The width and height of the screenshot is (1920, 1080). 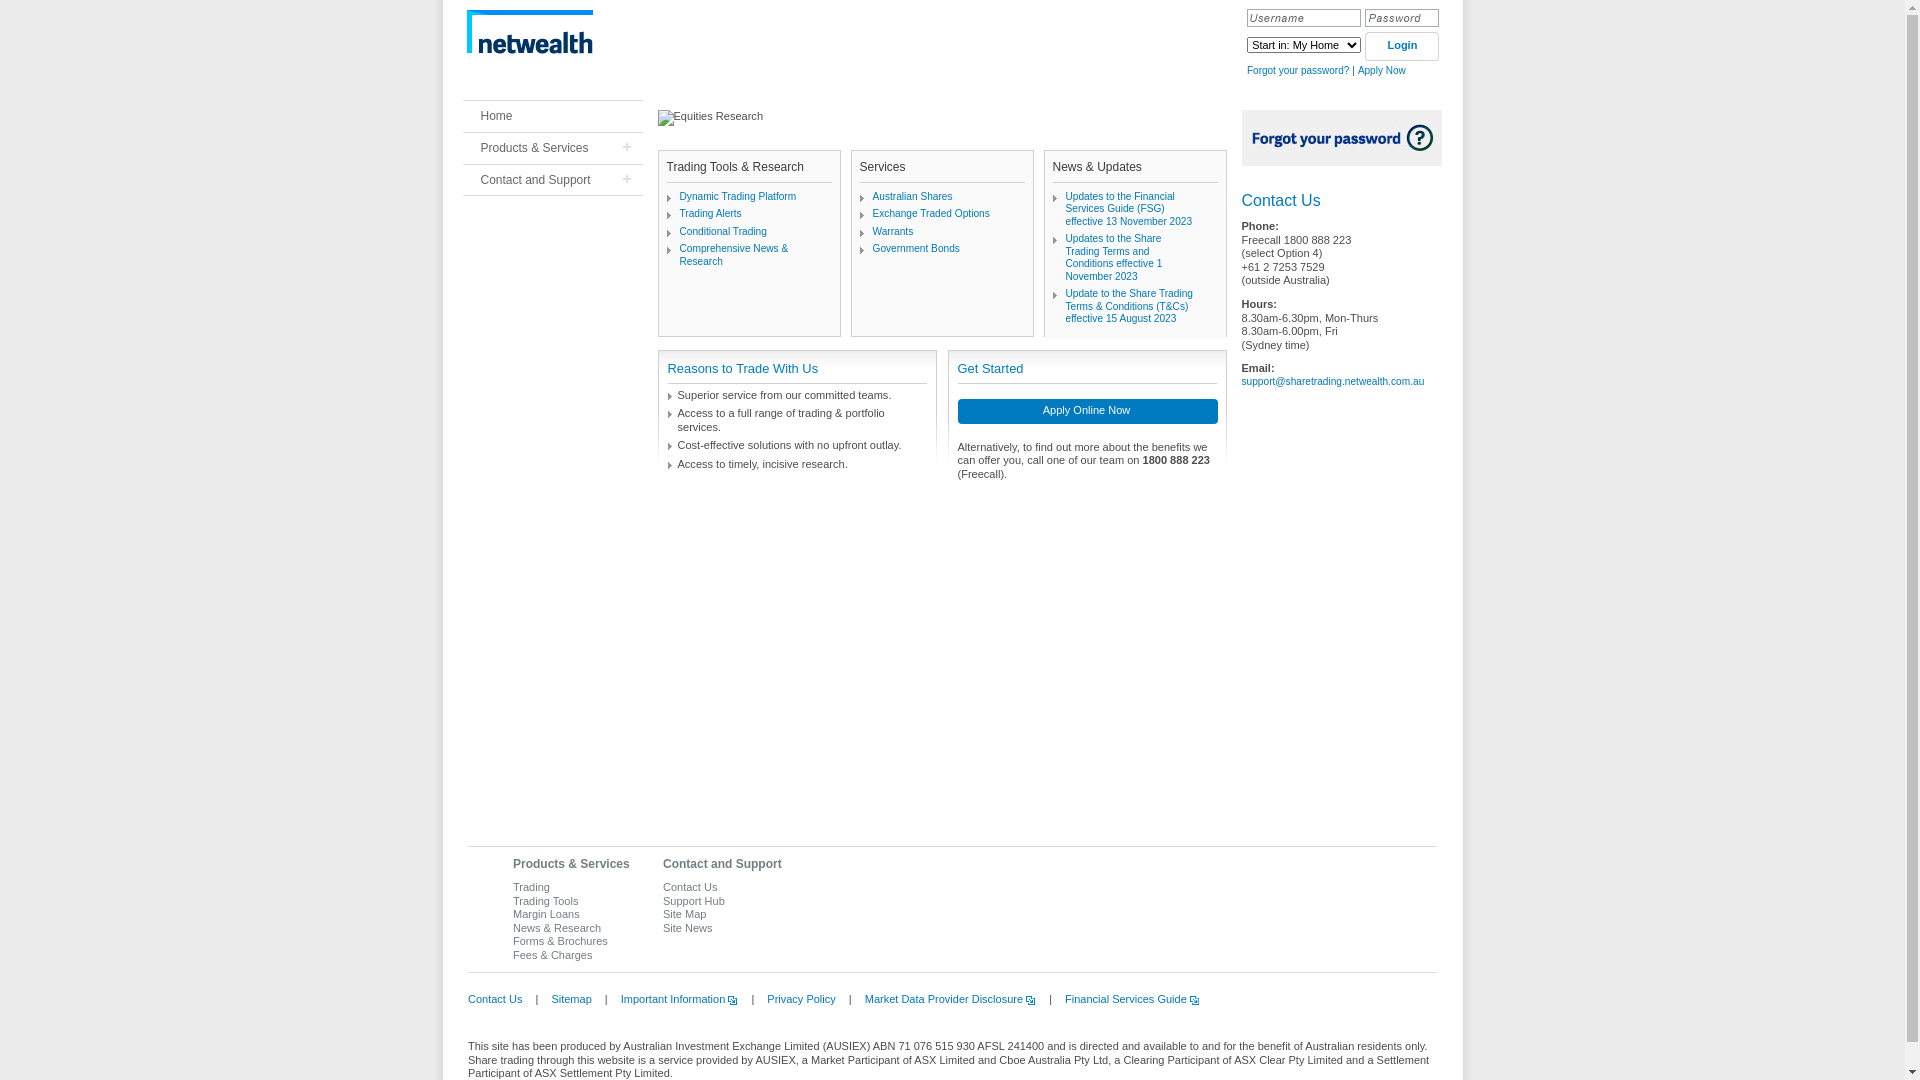 What do you see at coordinates (552, 116) in the screenshot?
I see `'Home'` at bounding box center [552, 116].